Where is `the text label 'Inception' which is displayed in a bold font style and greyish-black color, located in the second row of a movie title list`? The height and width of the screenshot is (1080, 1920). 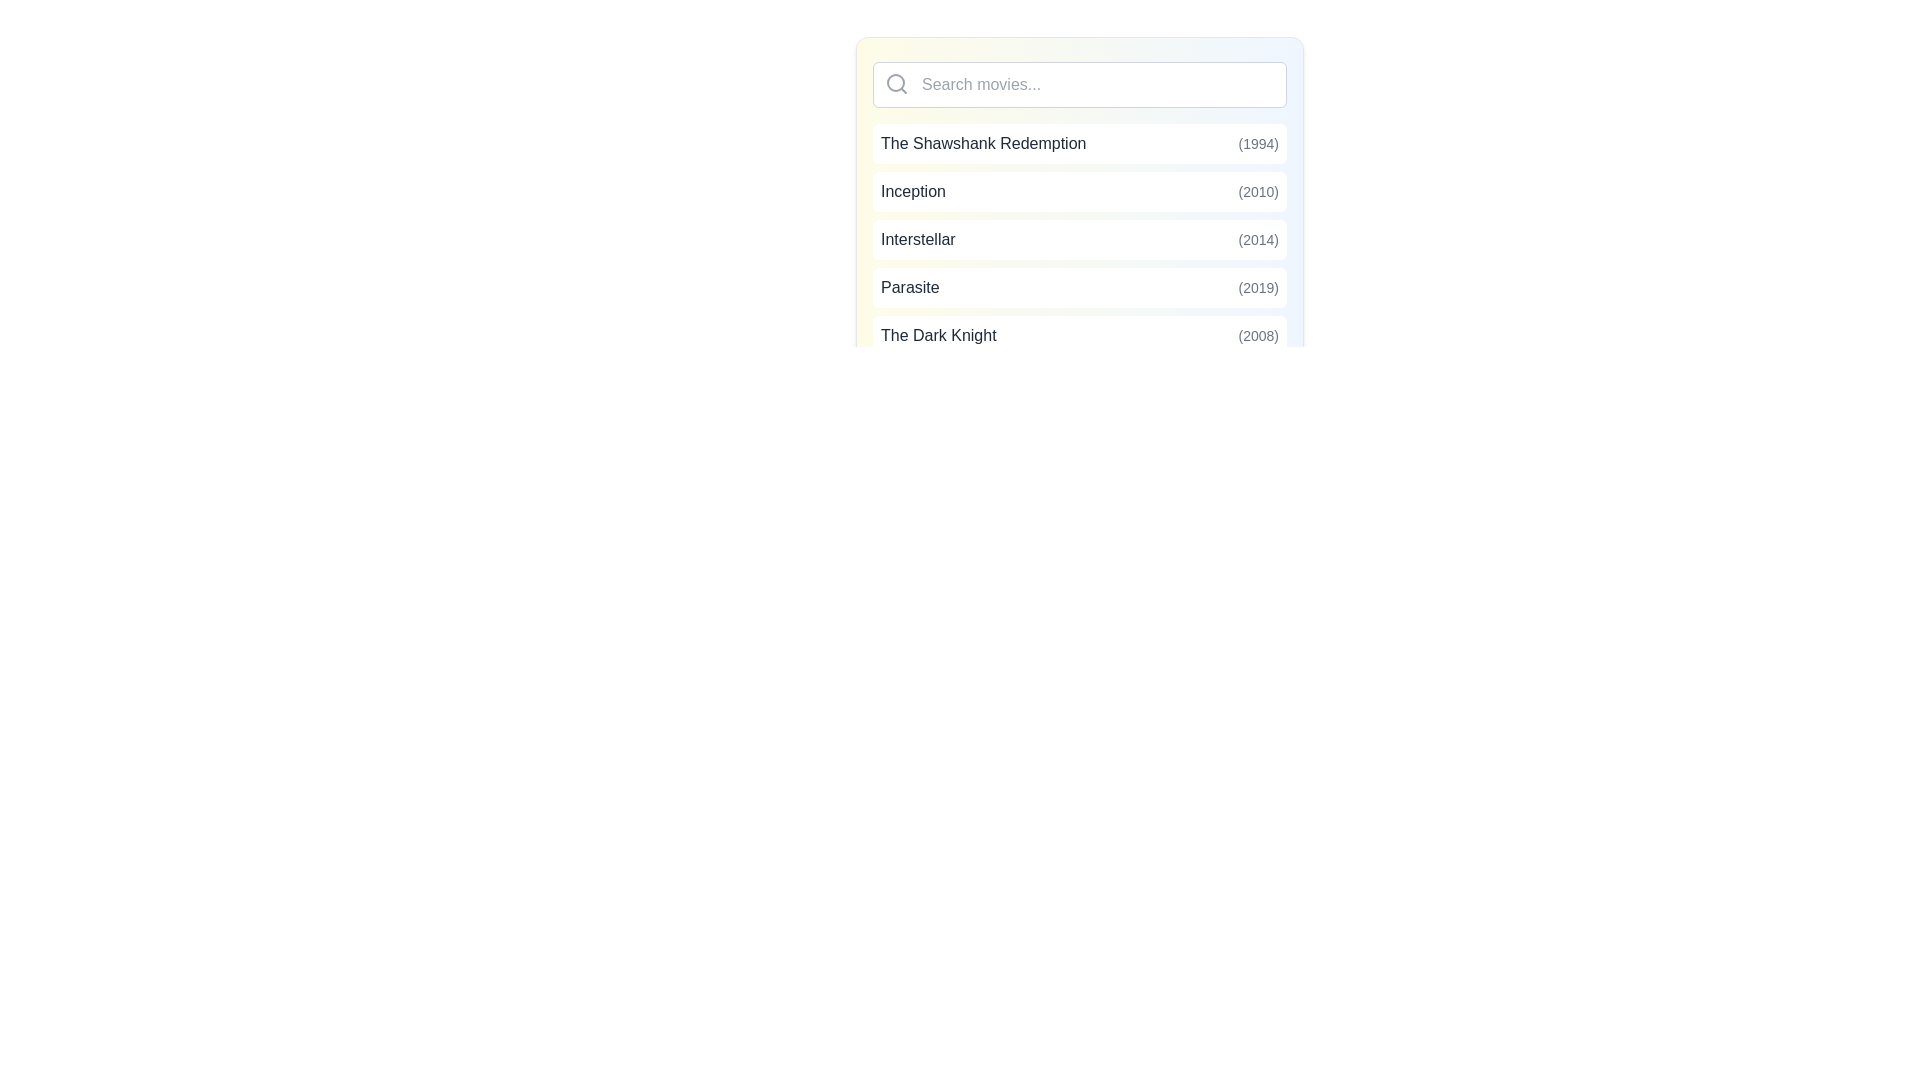 the text label 'Inception' which is displayed in a bold font style and greyish-black color, located in the second row of a movie title list is located at coordinates (912, 192).